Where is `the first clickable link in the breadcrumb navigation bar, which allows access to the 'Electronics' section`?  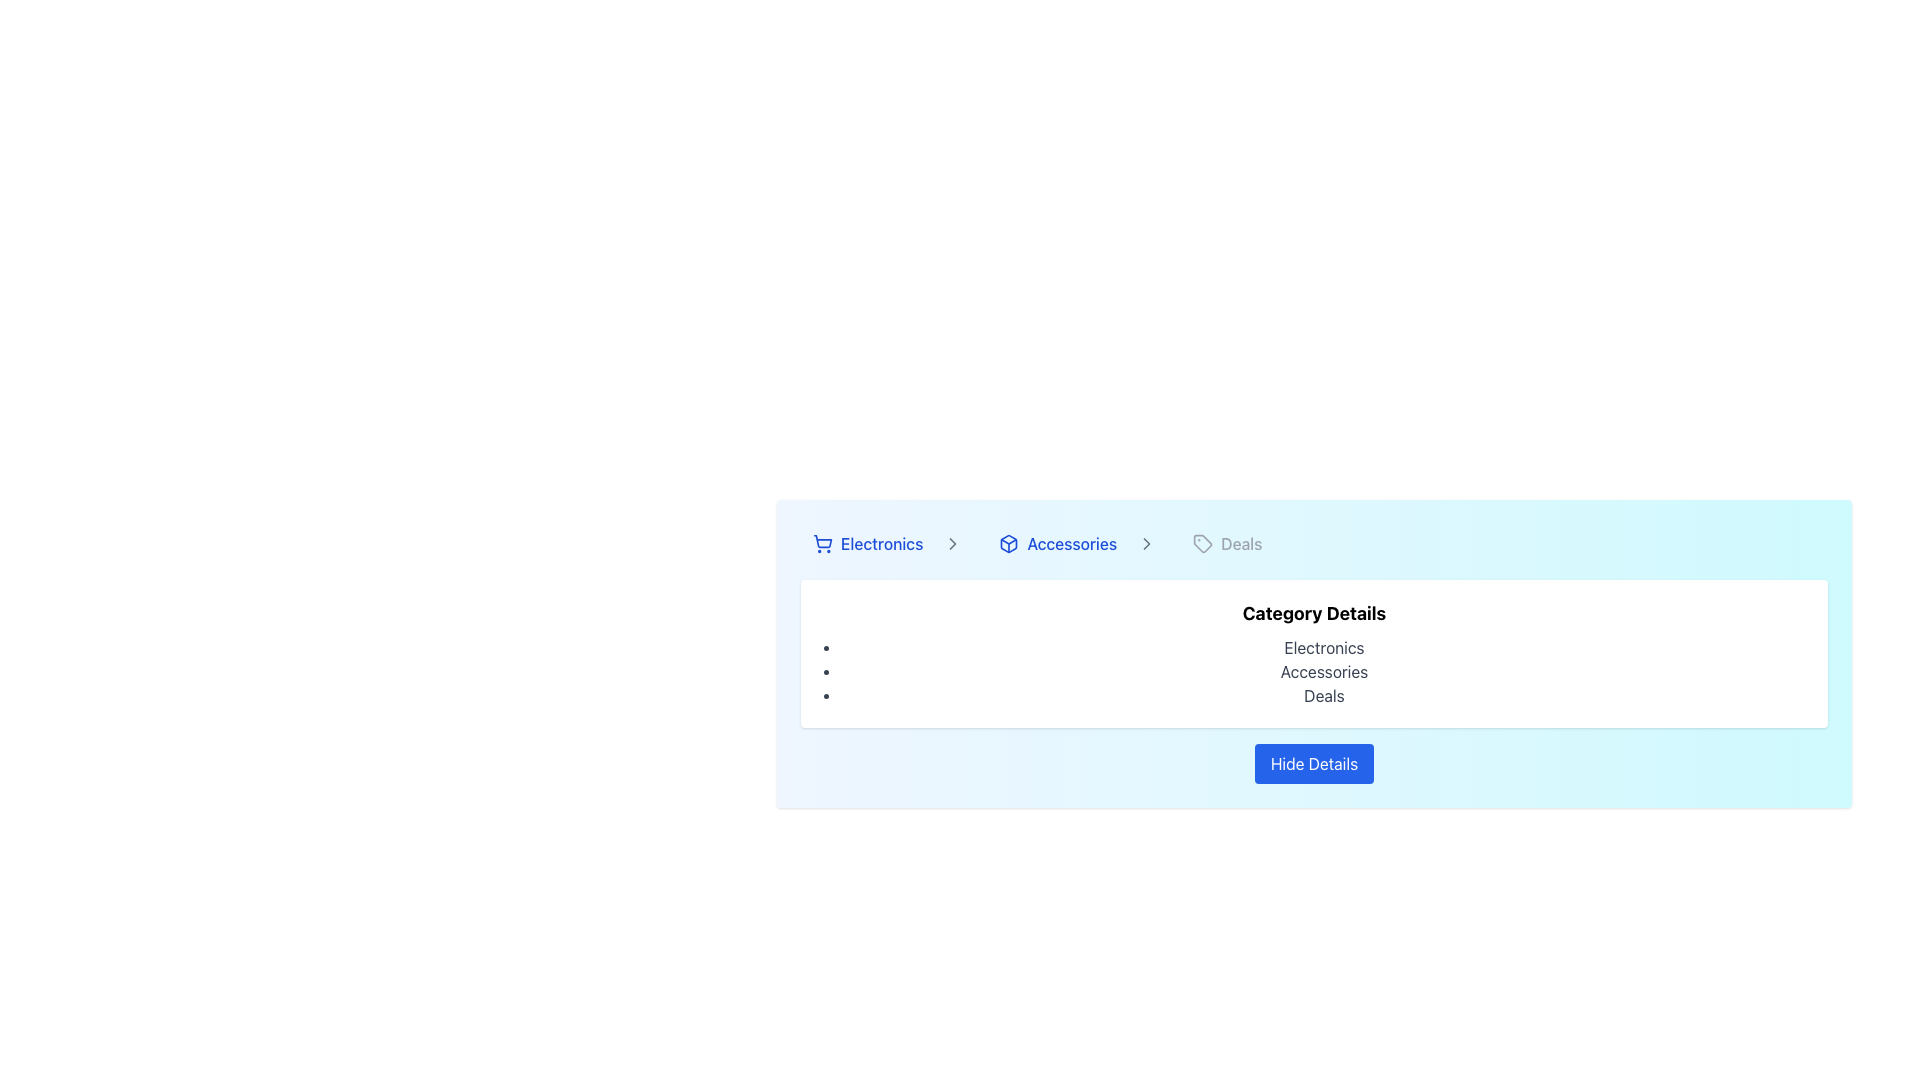 the first clickable link in the breadcrumb navigation bar, which allows access to the 'Electronics' section is located at coordinates (885, 543).